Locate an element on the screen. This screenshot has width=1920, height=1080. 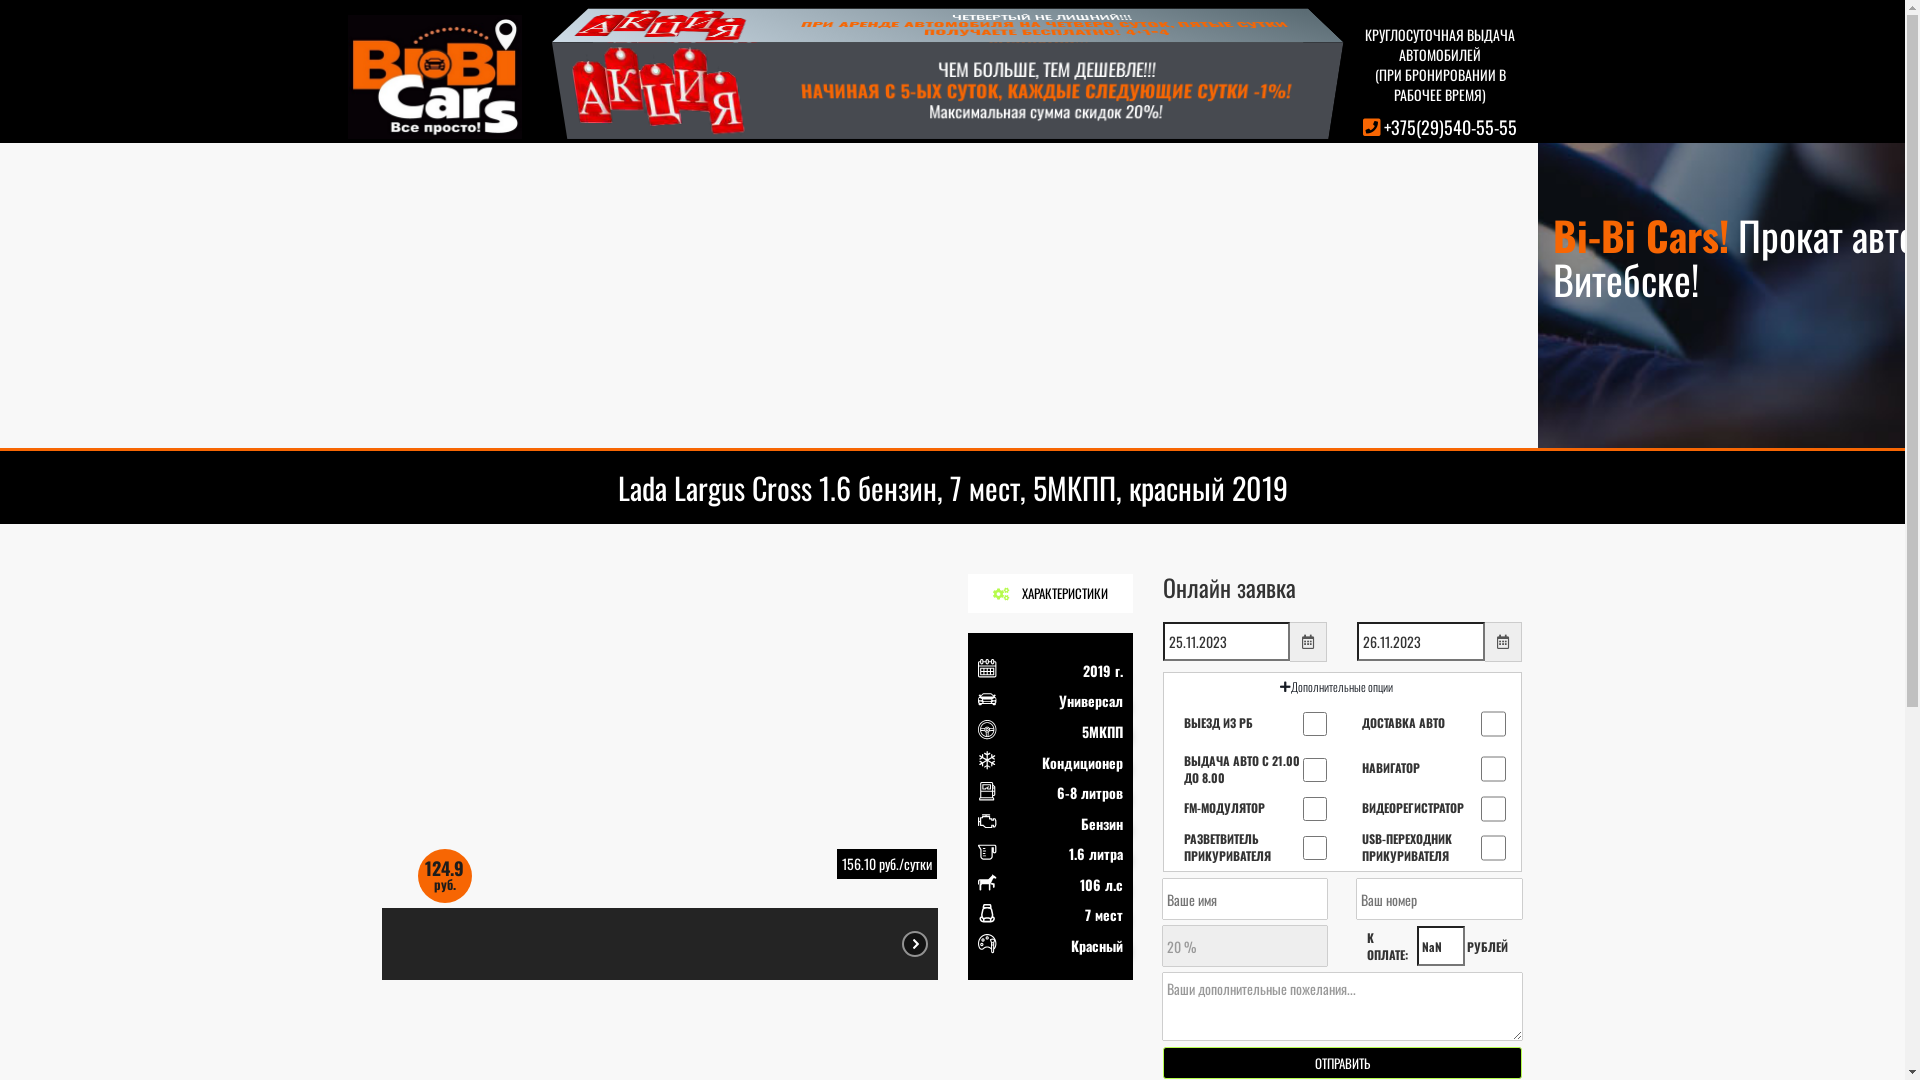
'+375(29)540-55-55' is located at coordinates (1450, 127).